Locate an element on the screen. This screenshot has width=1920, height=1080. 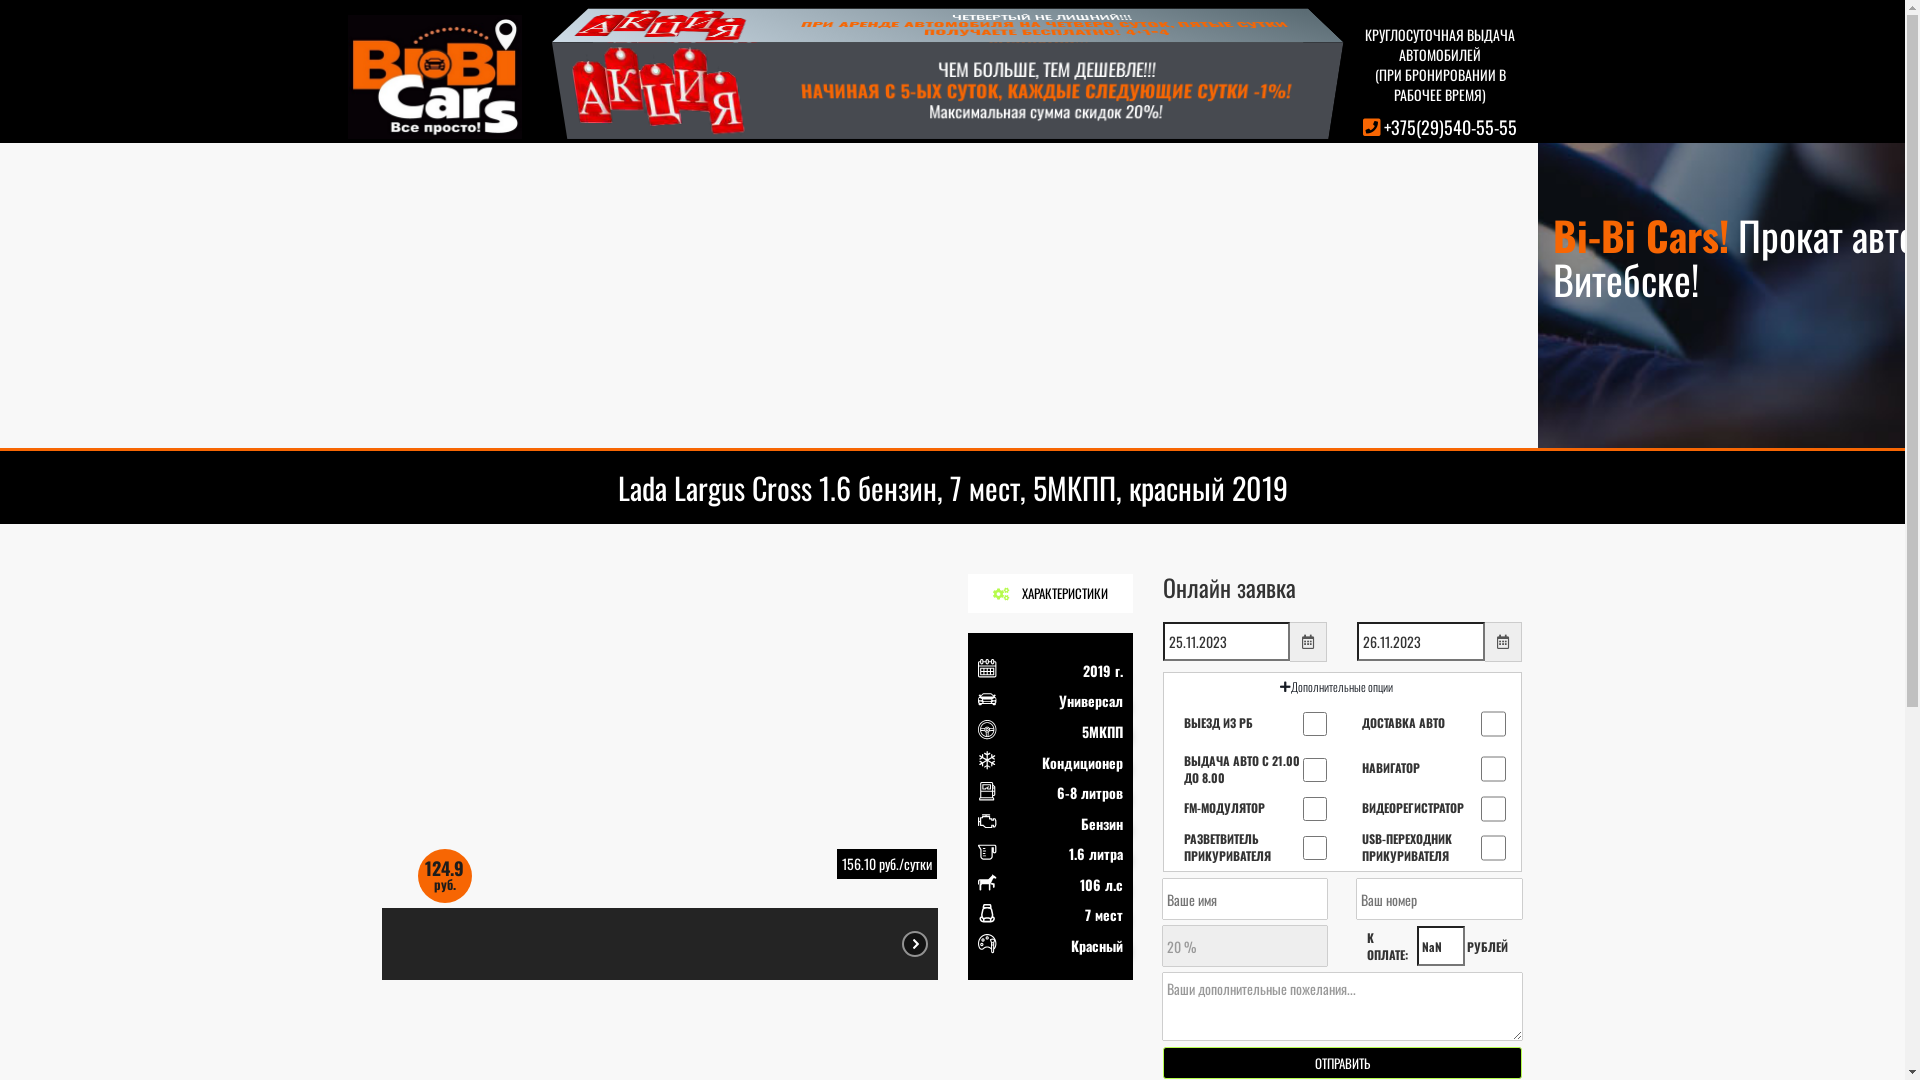
'+375(29)540-55-55' is located at coordinates (1450, 127).